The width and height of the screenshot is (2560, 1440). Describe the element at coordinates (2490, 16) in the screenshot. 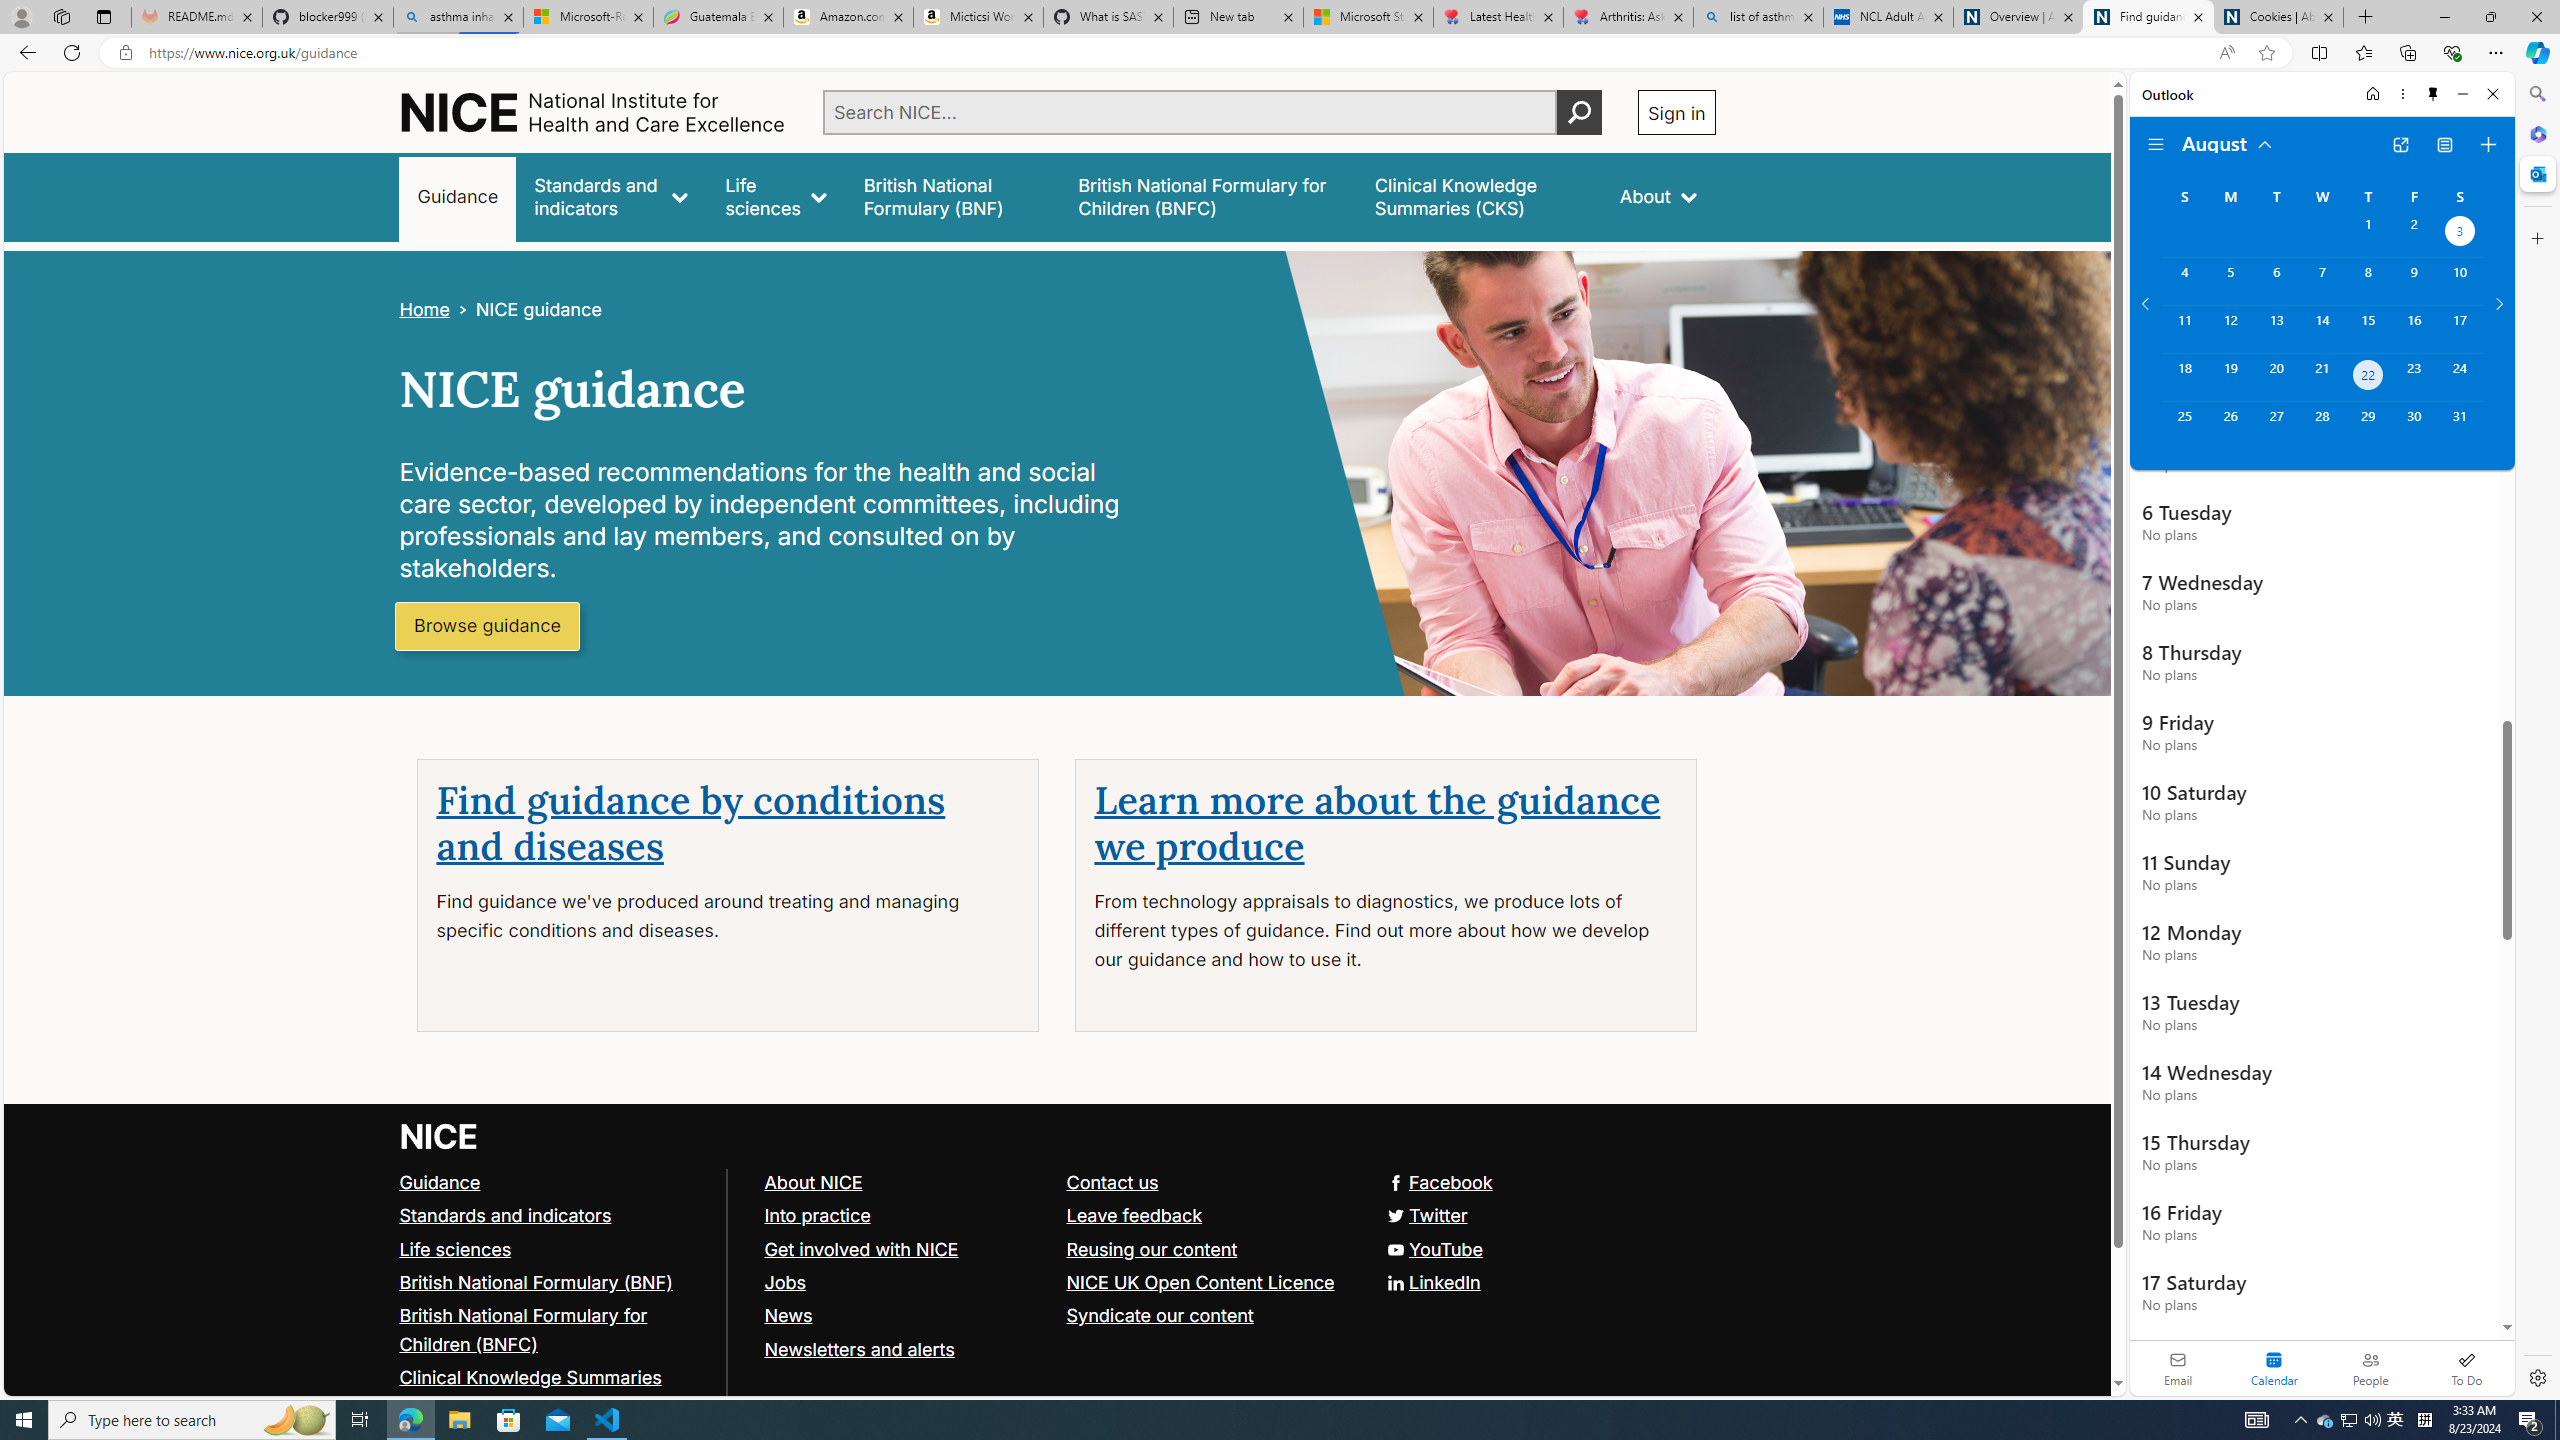

I see `'Restore'` at that location.